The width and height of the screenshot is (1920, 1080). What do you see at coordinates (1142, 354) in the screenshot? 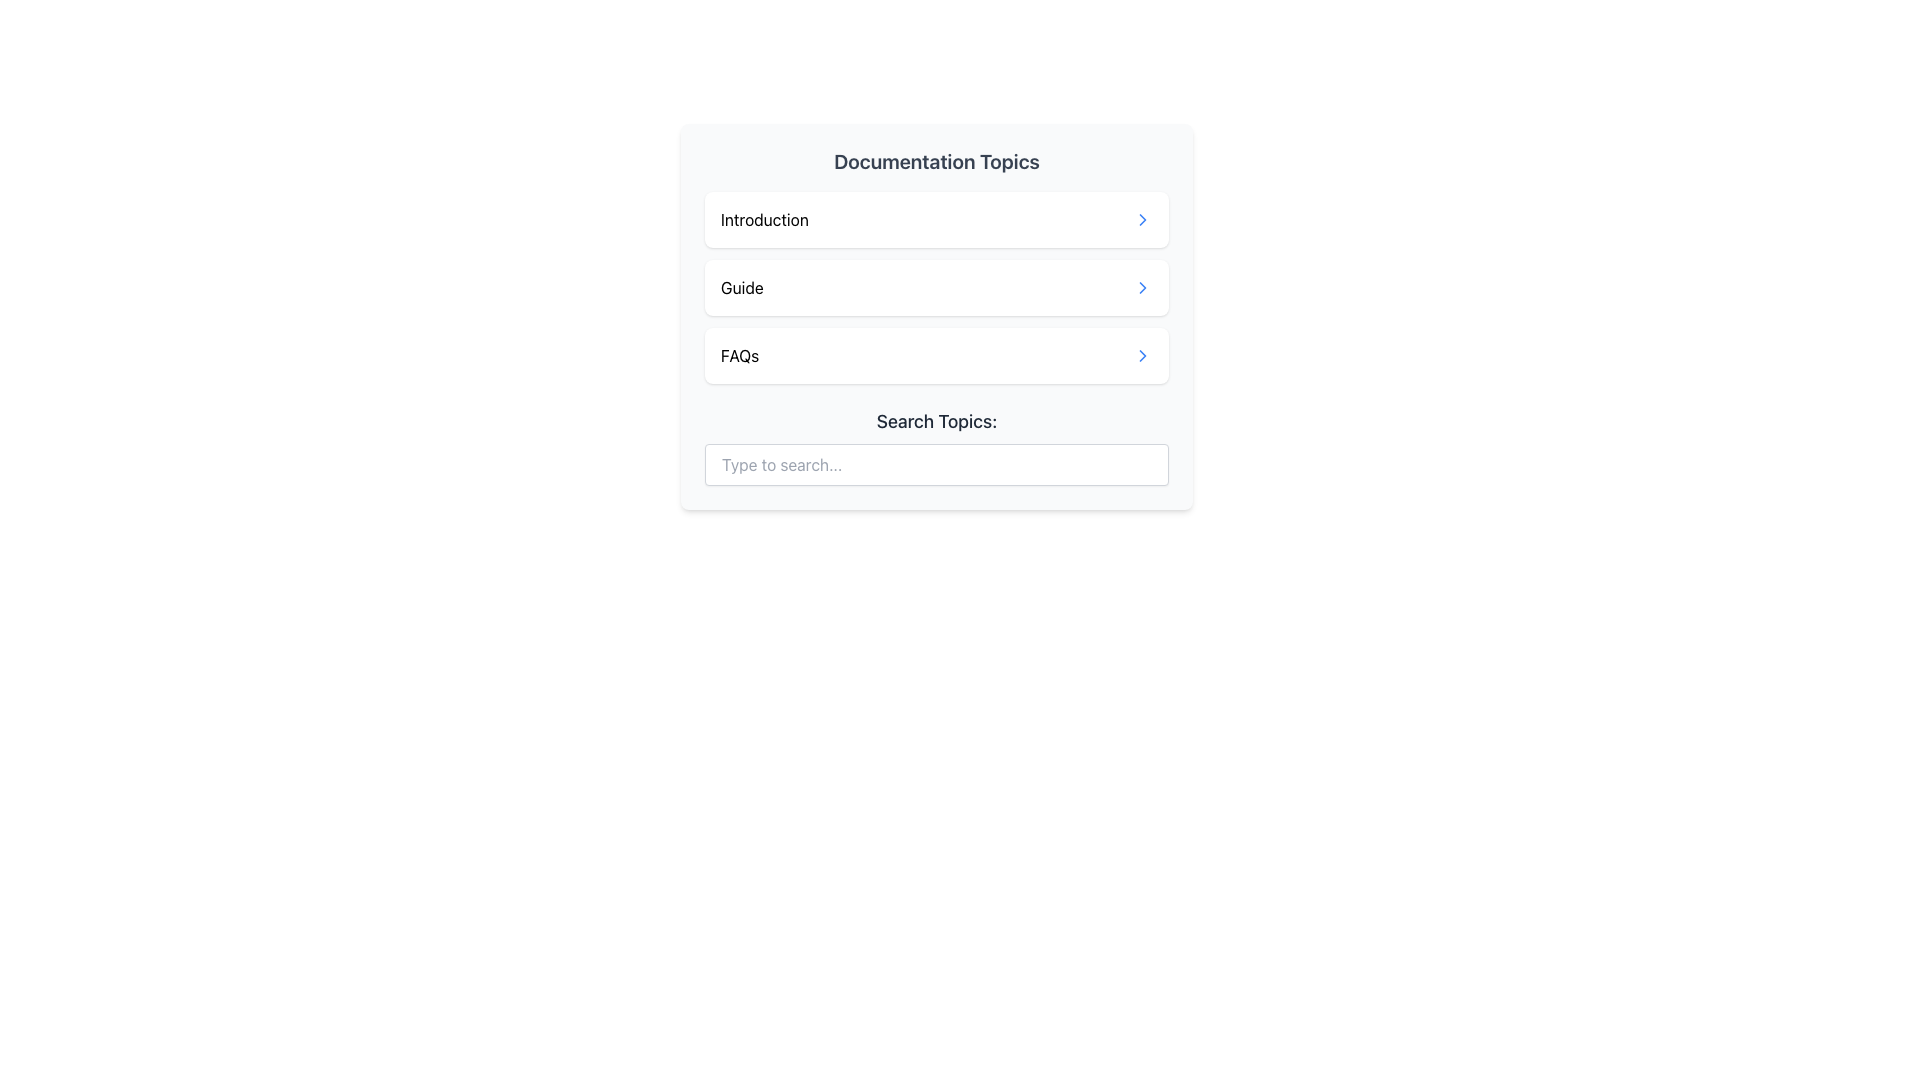
I see `the navigation icon located inside the 'FAQs' button, which is aligned on the far-right end of the button, immediately to the right of the label 'FAQs'` at bounding box center [1142, 354].